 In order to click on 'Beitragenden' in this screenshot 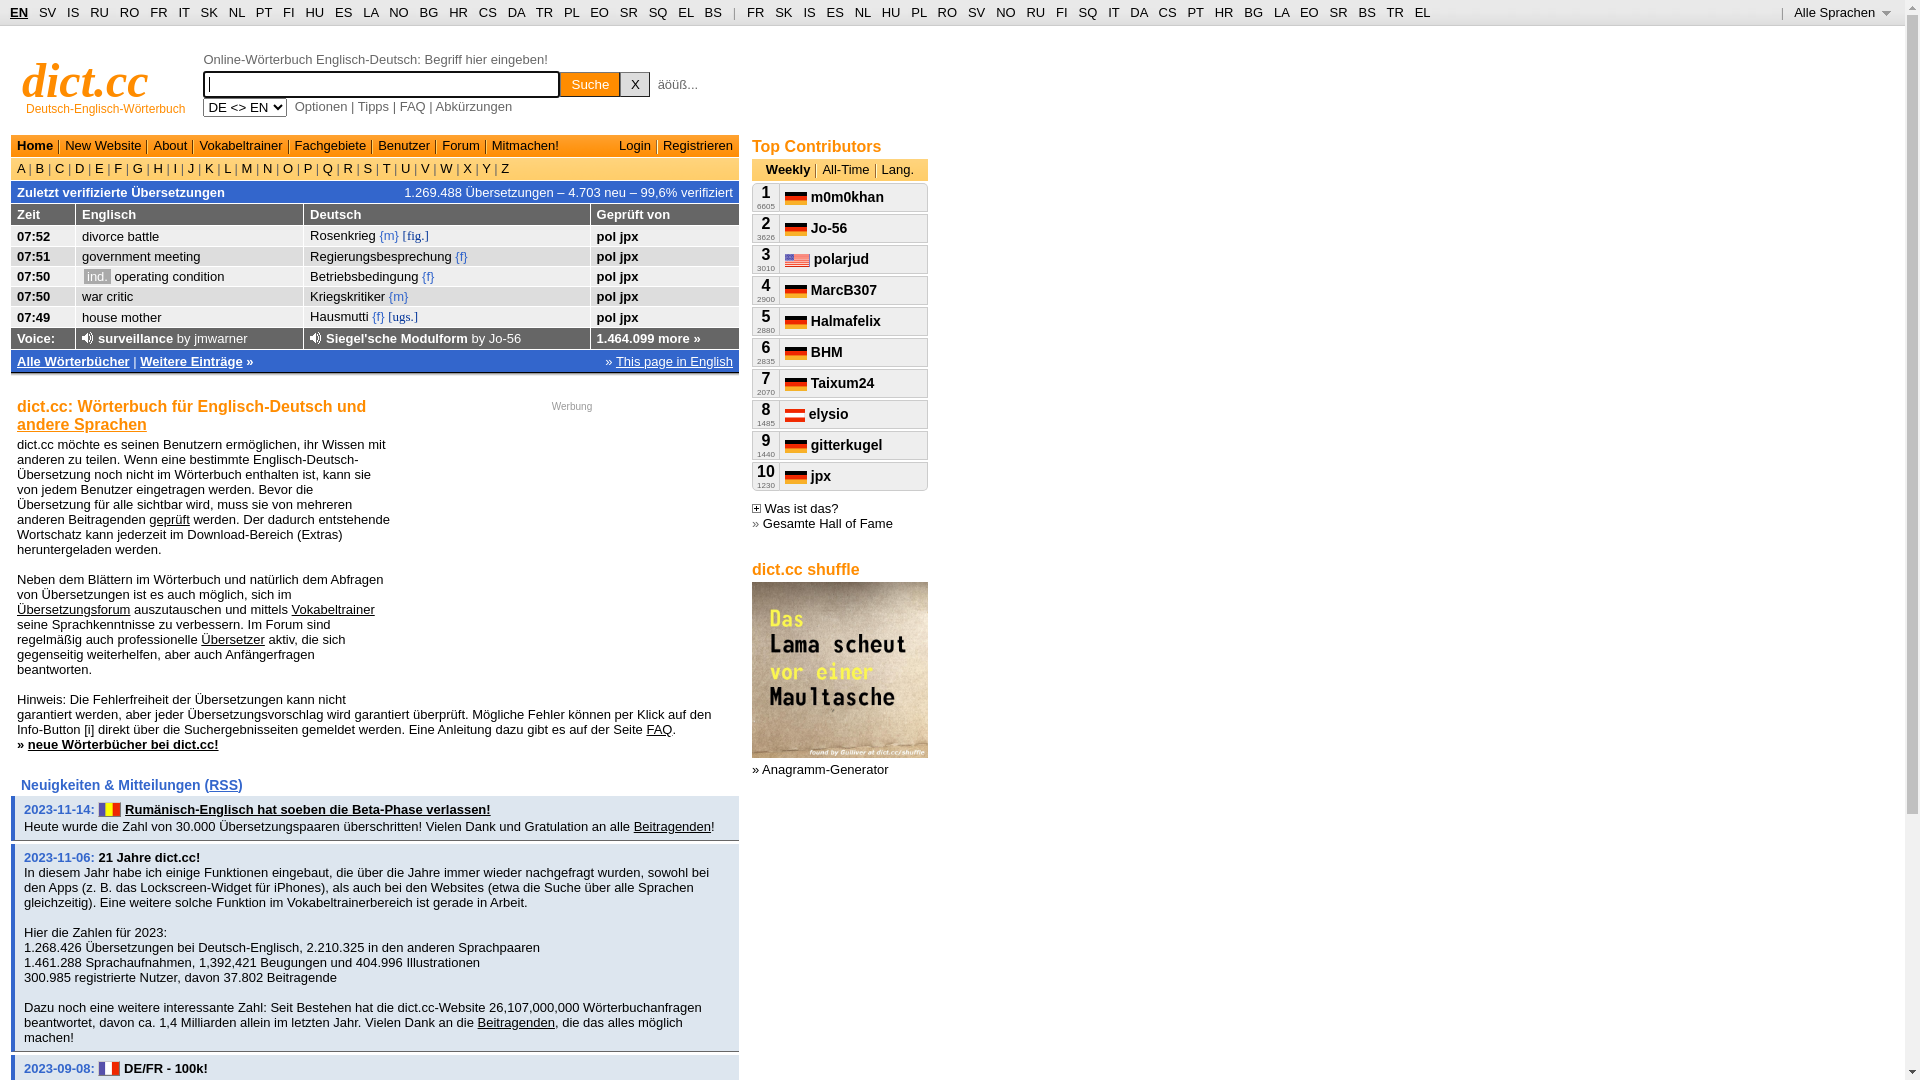, I will do `click(632, 826)`.